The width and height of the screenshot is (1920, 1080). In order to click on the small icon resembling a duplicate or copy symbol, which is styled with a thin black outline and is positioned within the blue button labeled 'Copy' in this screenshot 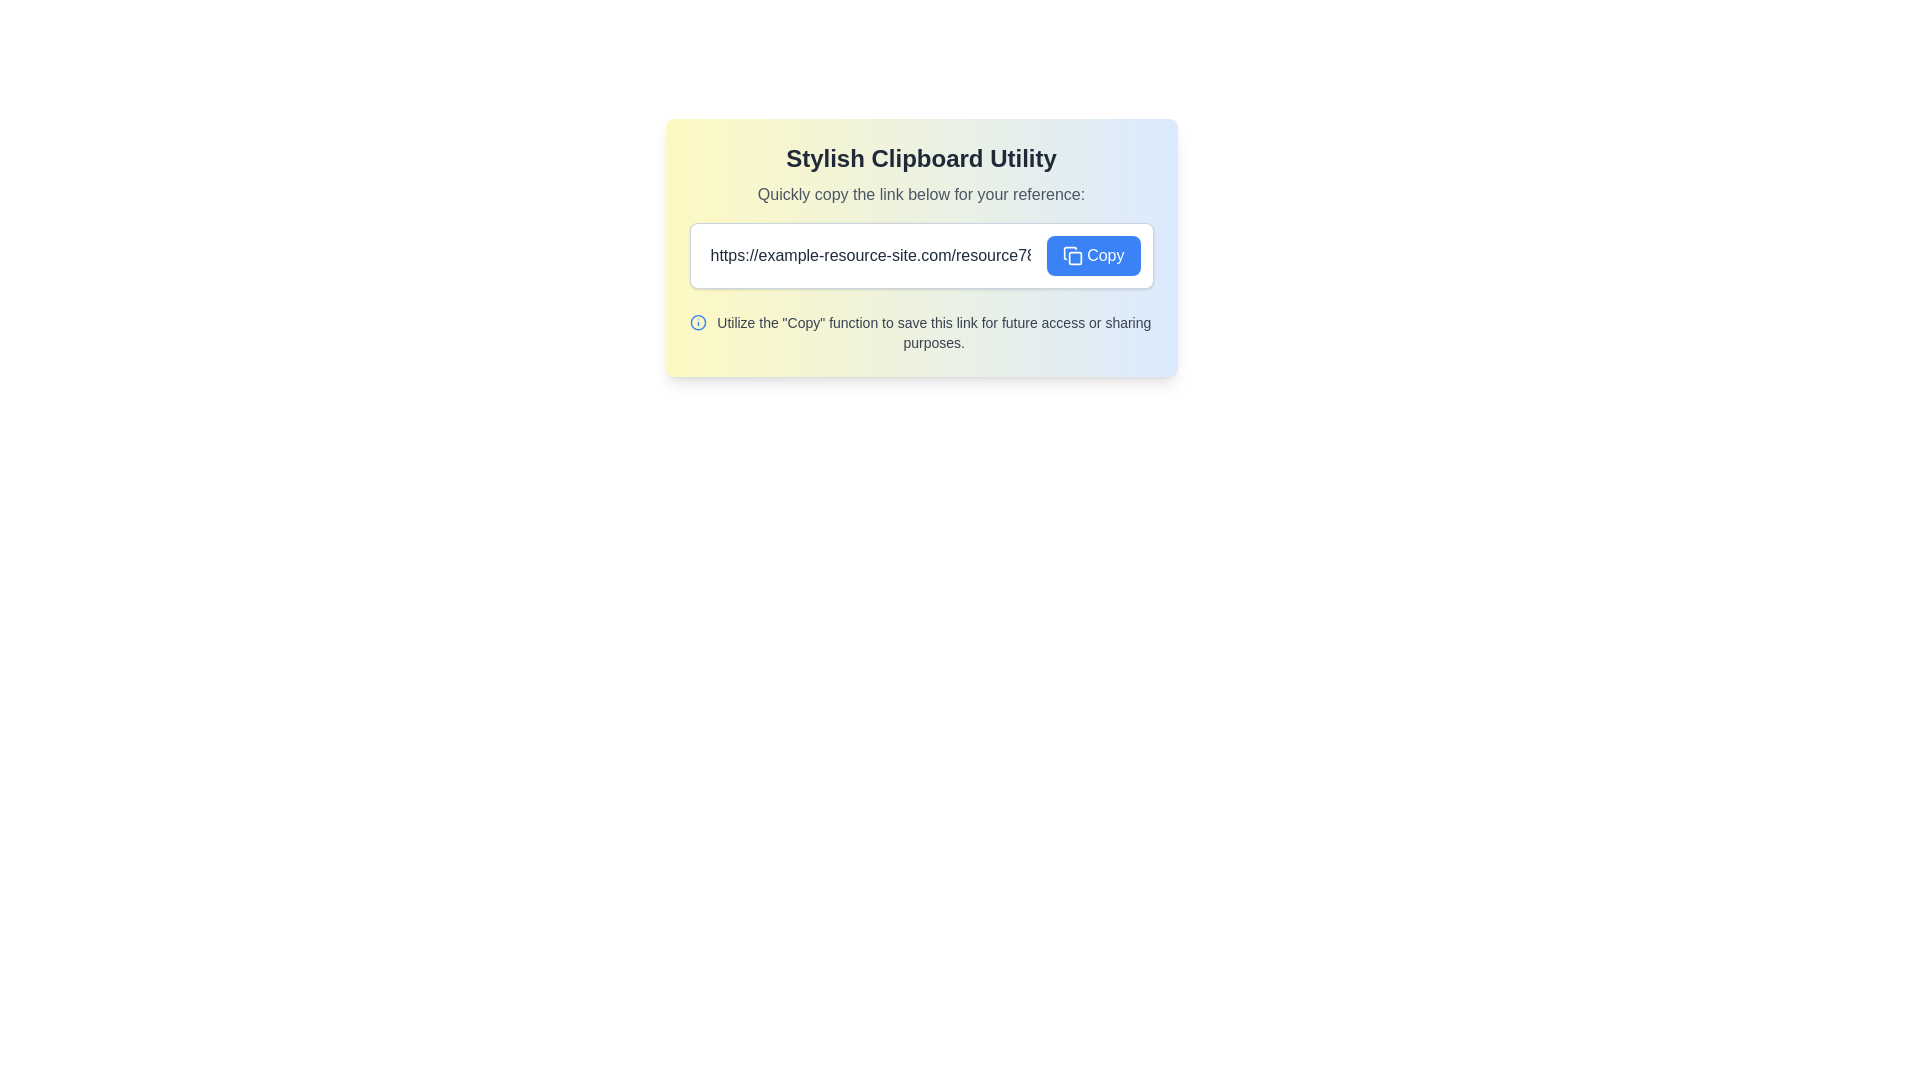, I will do `click(1072, 254)`.